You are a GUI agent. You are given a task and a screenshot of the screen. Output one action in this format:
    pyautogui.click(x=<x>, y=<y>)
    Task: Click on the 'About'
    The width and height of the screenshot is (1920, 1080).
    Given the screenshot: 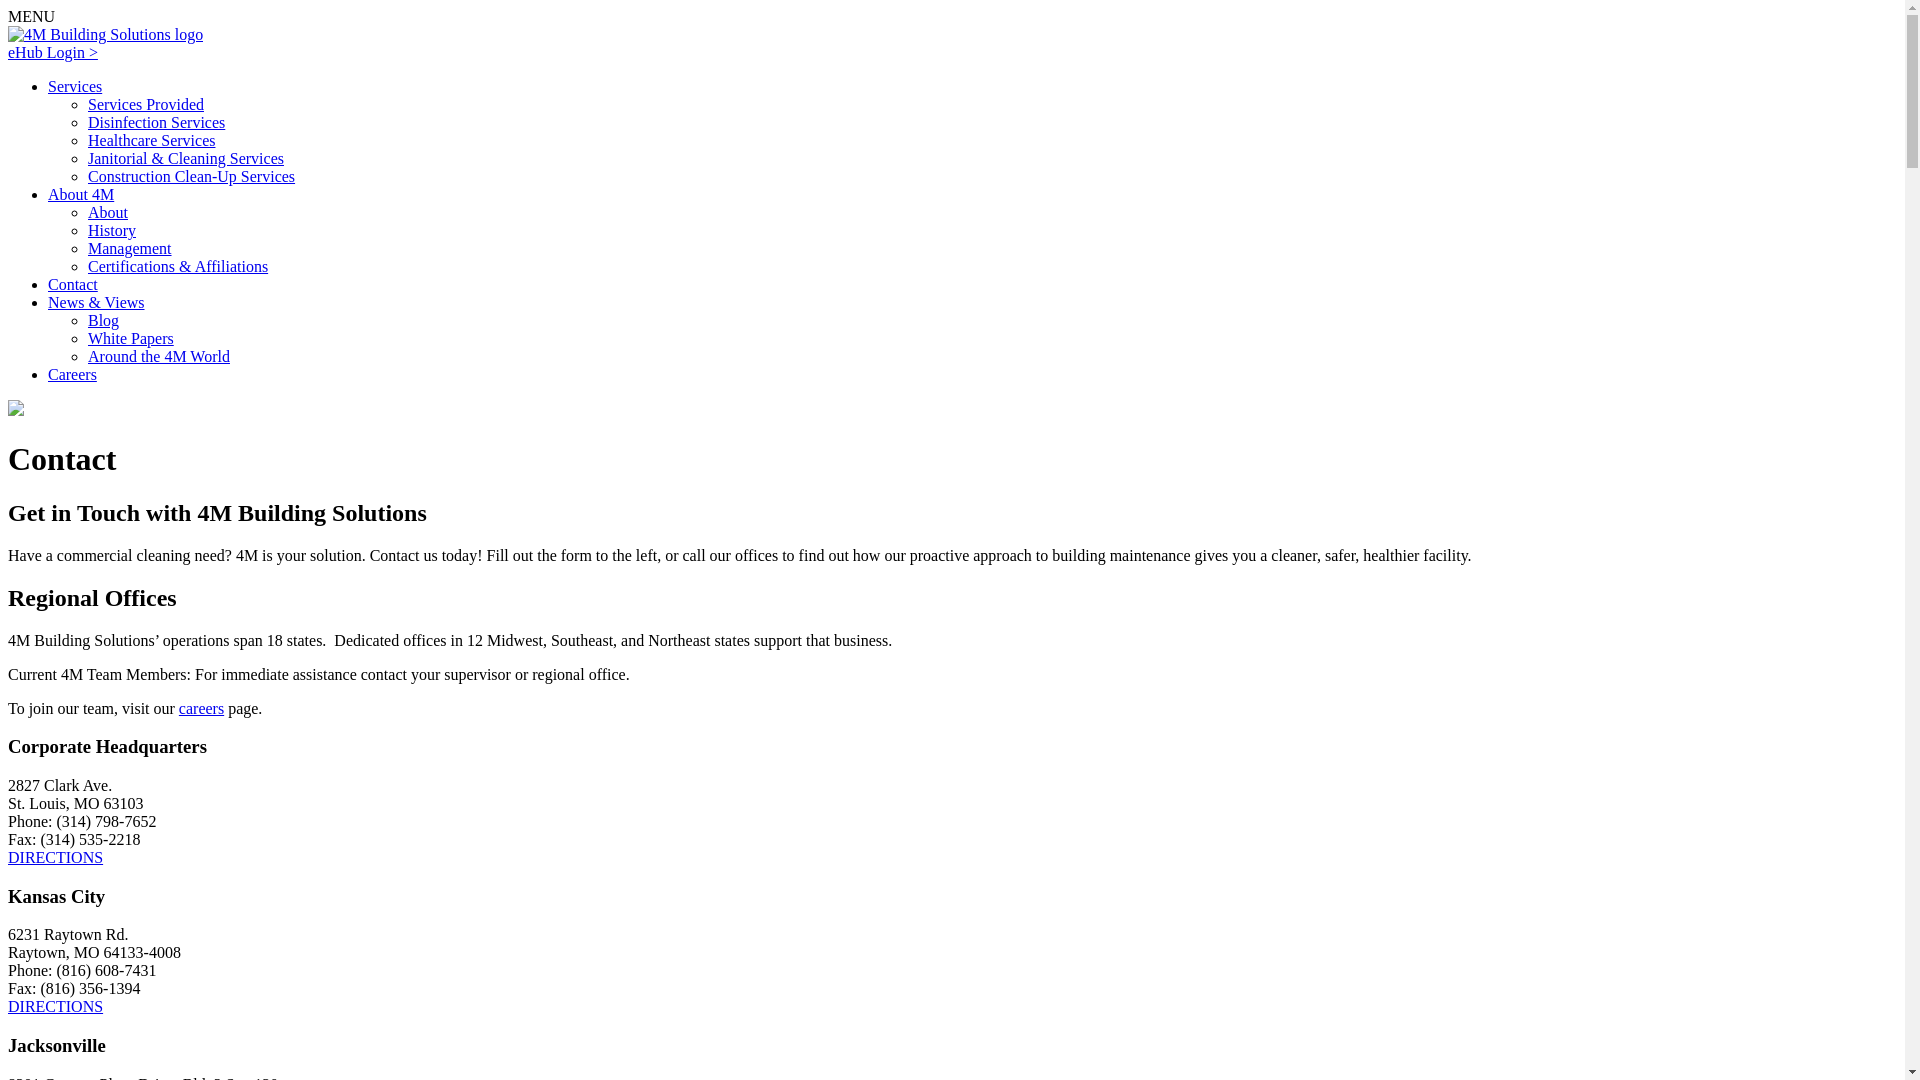 What is the action you would take?
    pyautogui.click(x=106, y=212)
    